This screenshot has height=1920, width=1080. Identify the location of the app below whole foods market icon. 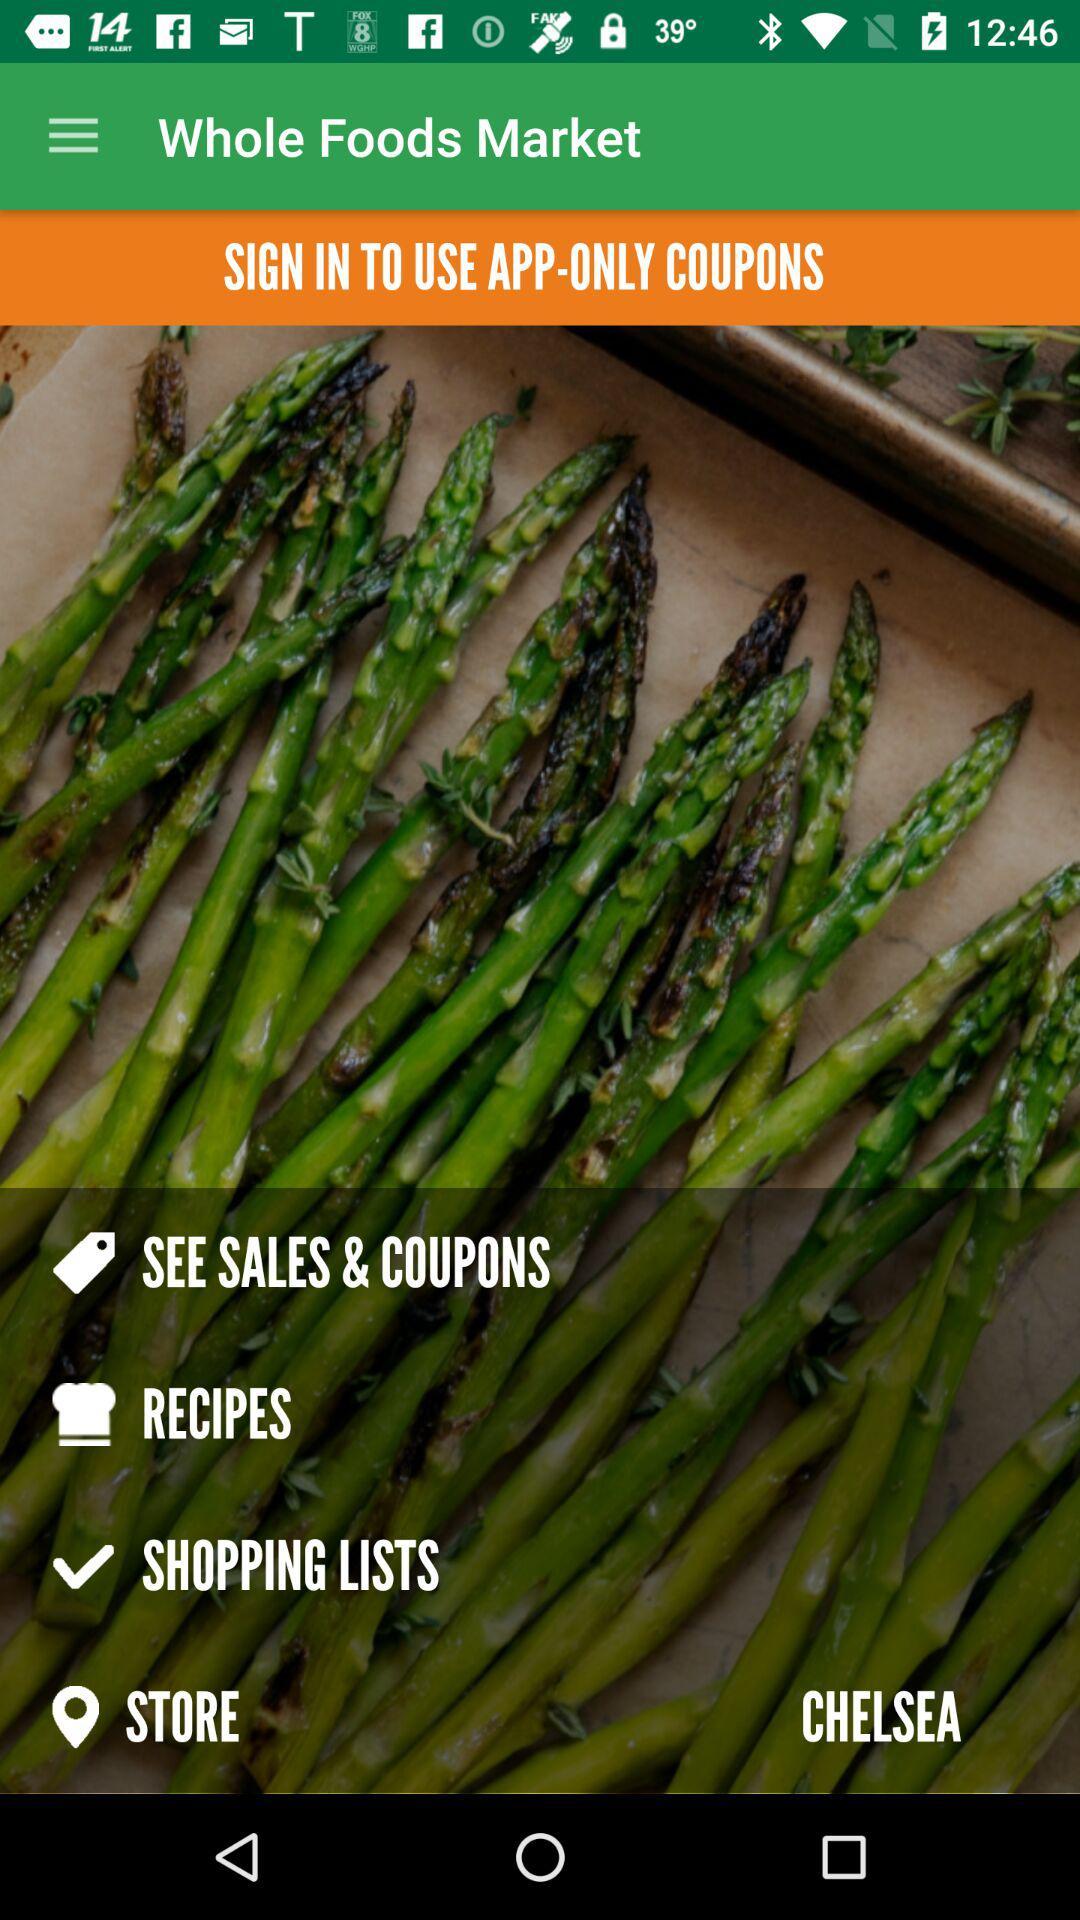
(522, 266).